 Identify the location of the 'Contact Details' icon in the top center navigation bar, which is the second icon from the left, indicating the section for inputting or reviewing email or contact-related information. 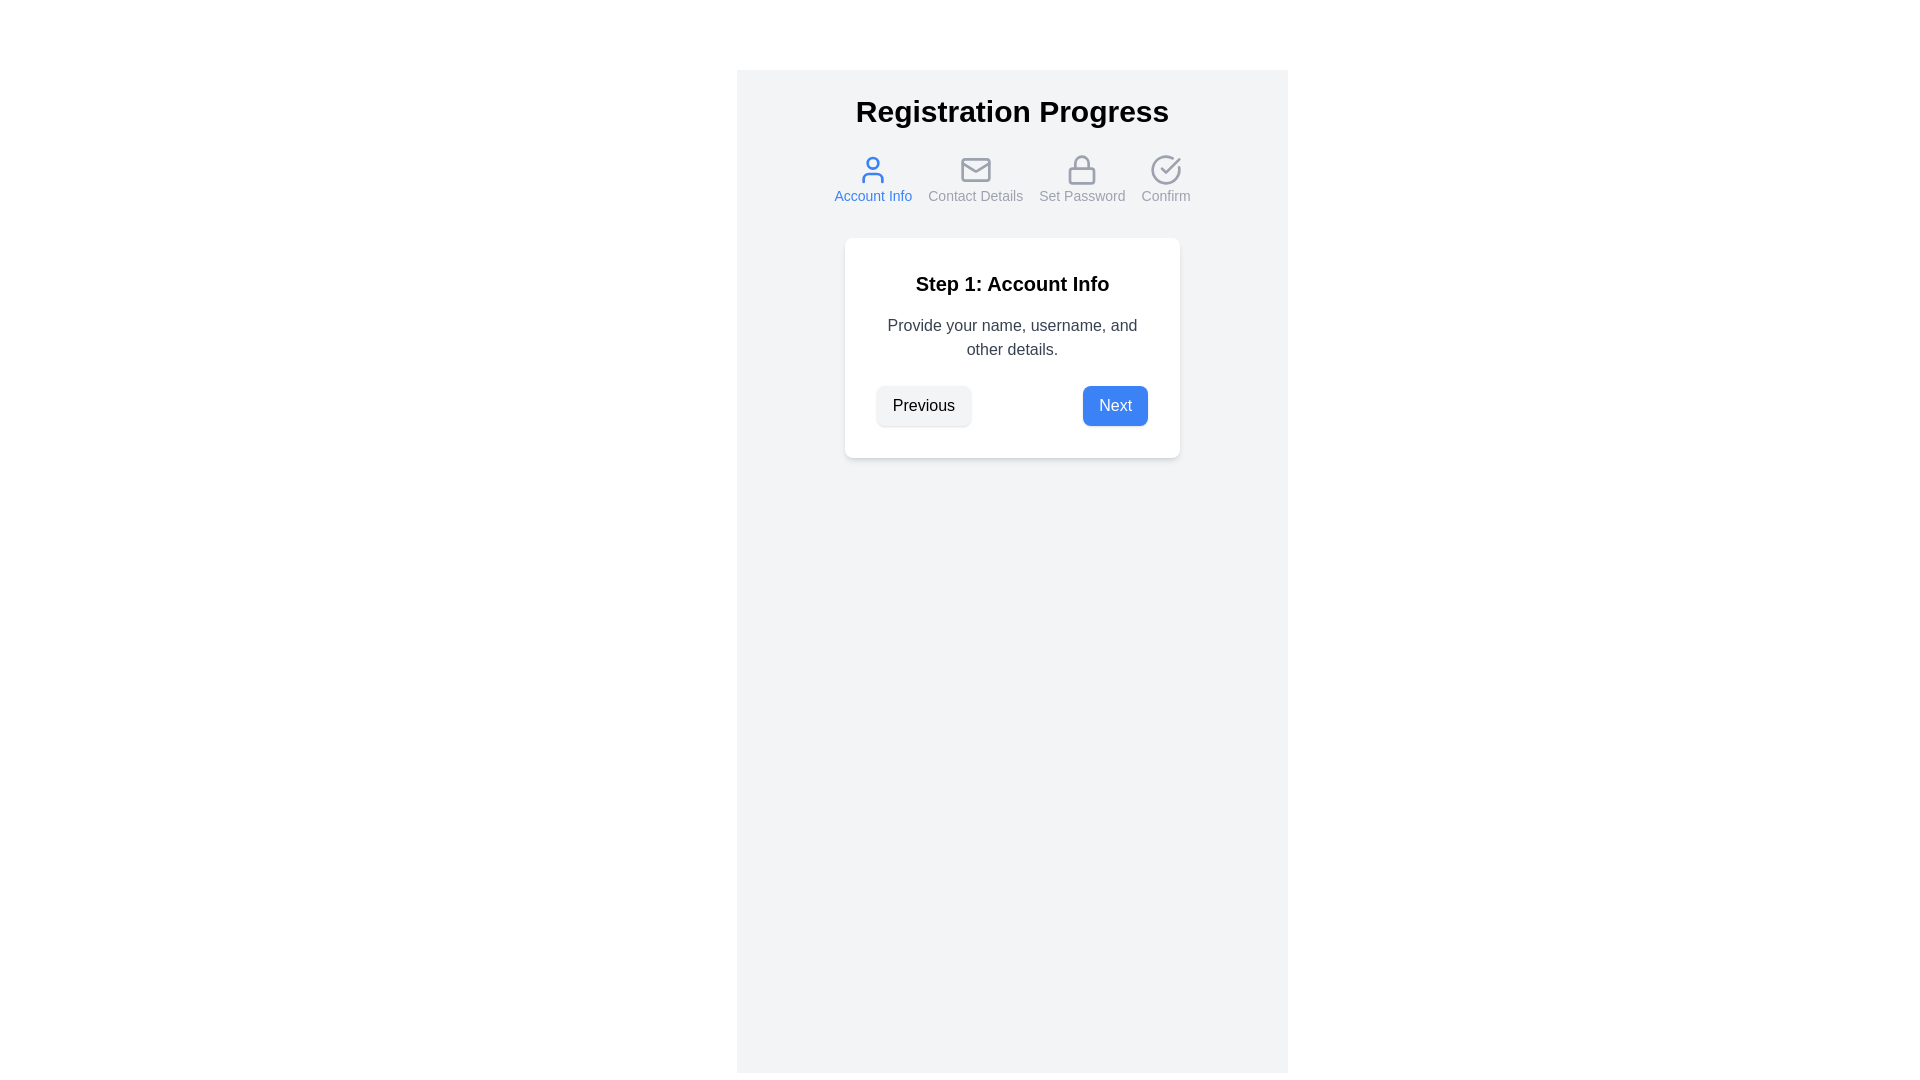
(975, 168).